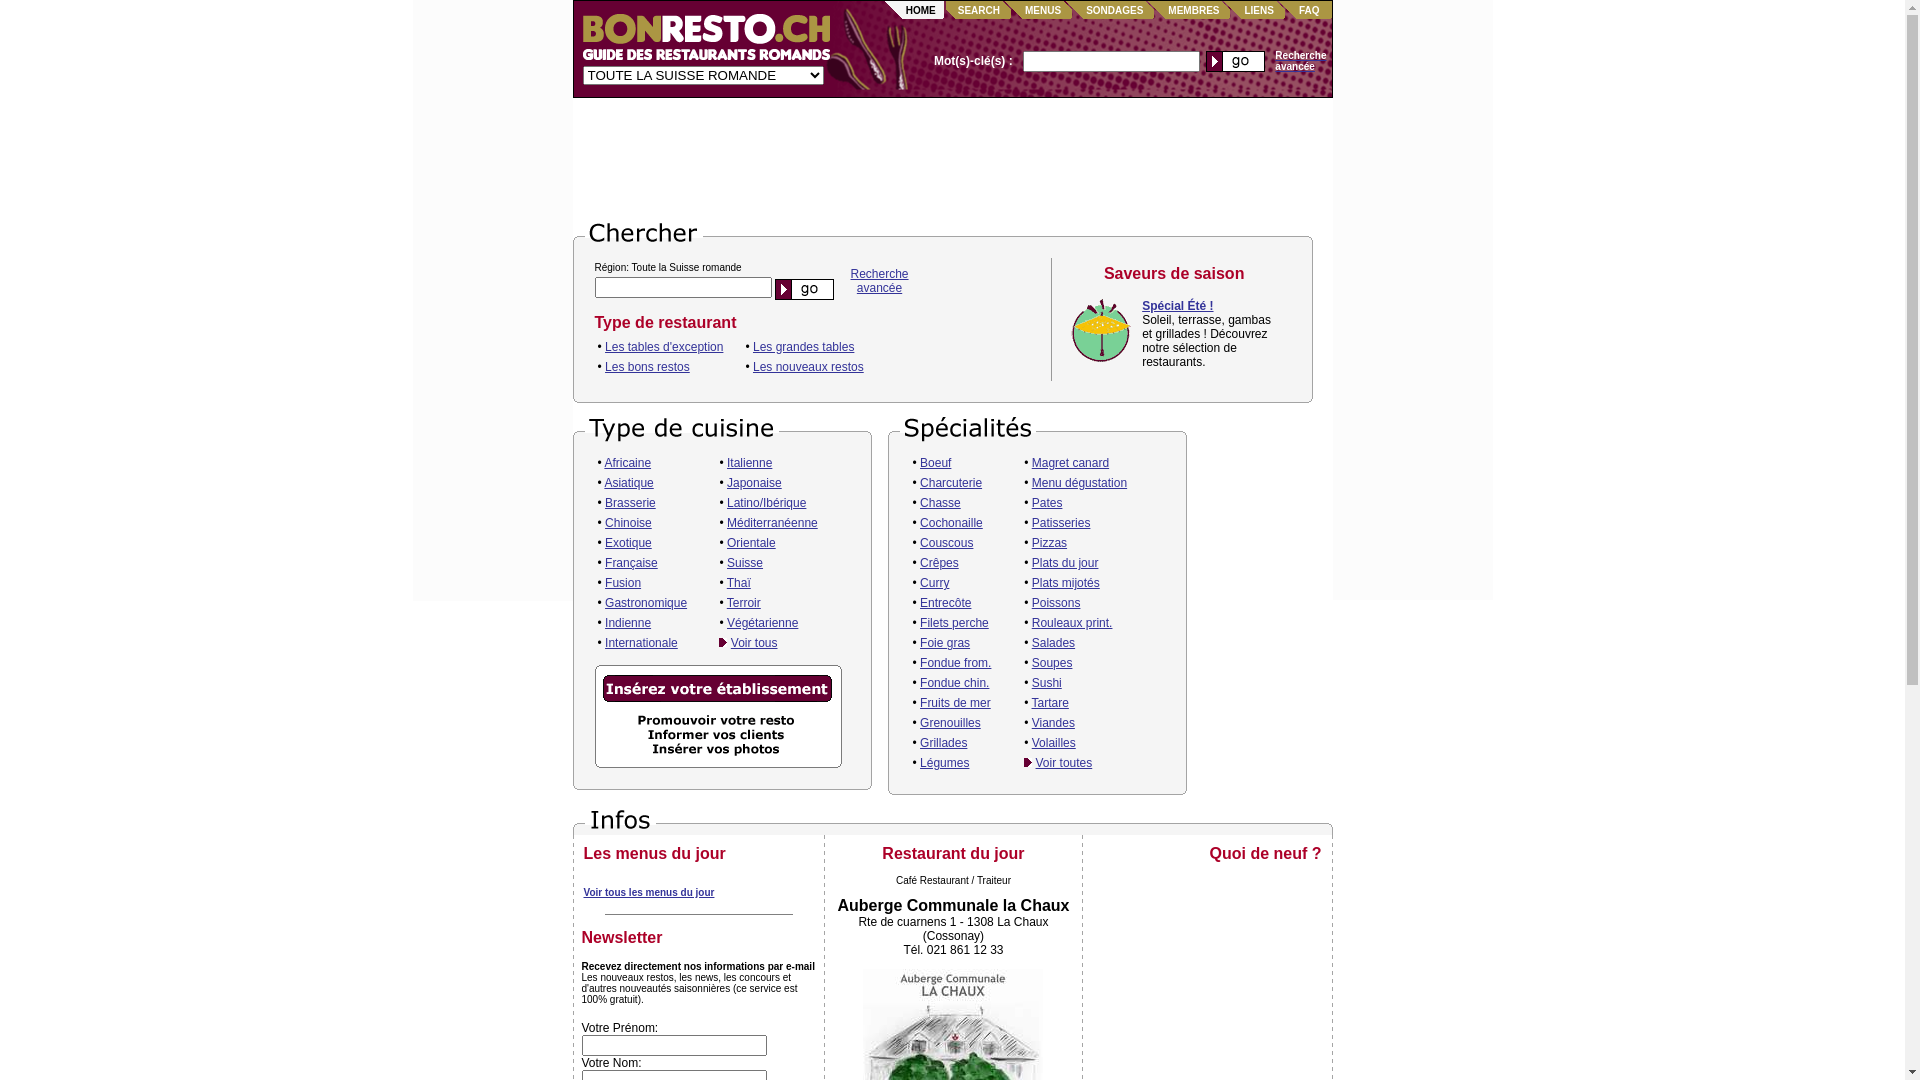  What do you see at coordinates (1069, 462) in the screenshot?
I see `'Magret canard'` at bounding box center [1069, 462].